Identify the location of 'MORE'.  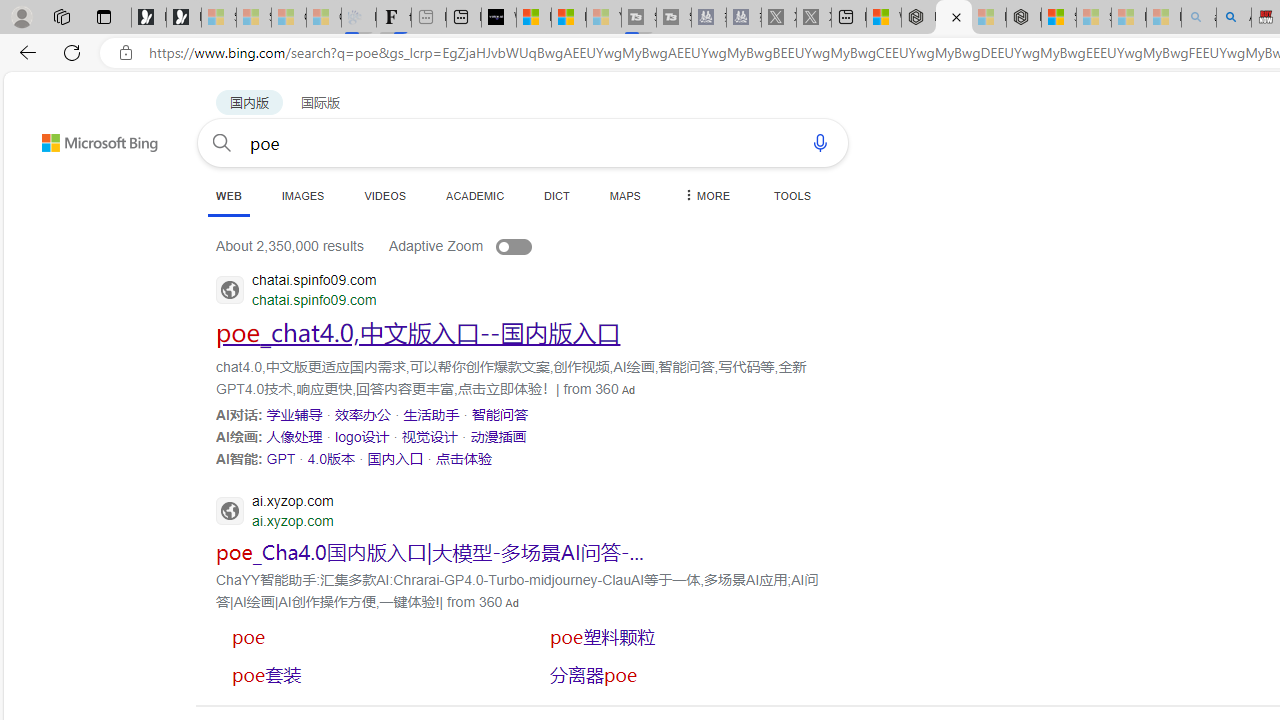
(705, 195).